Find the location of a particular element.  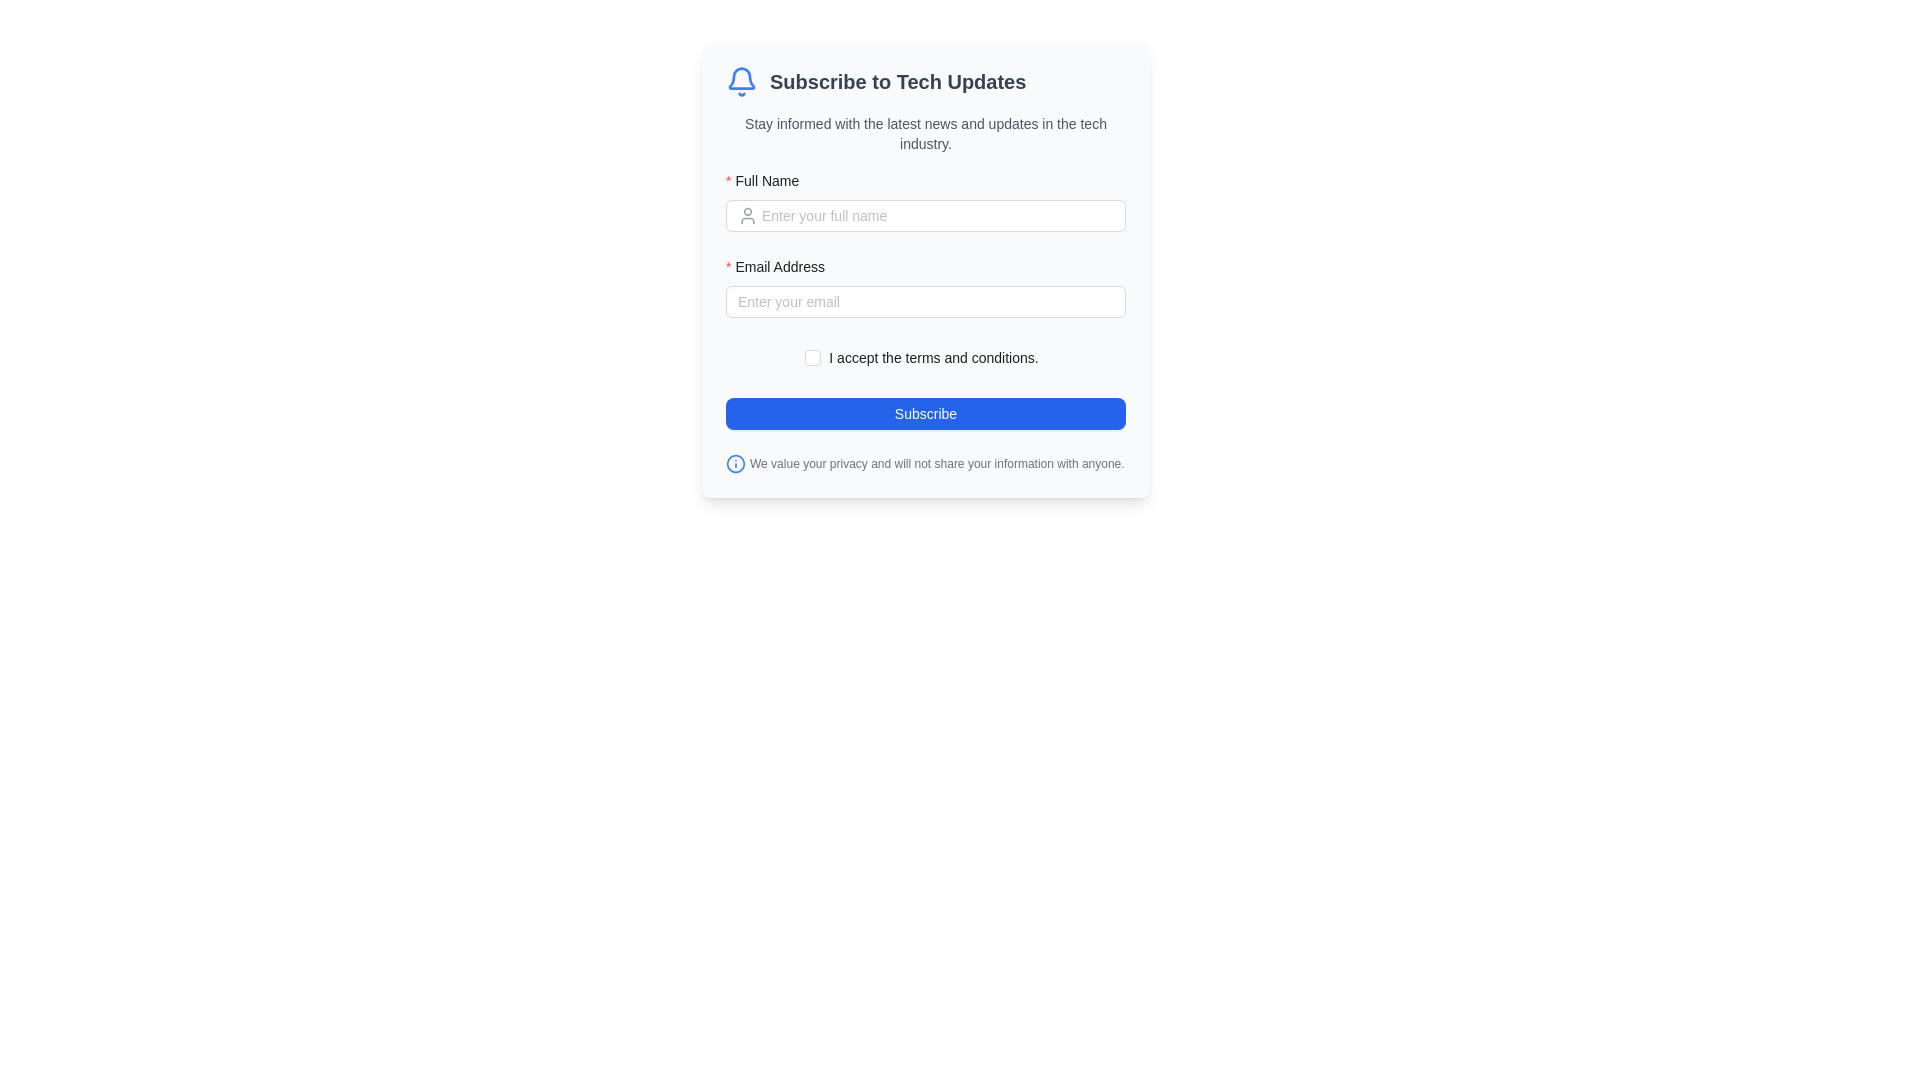

the 'Email Address' input box is located at coordinates (925, 286).